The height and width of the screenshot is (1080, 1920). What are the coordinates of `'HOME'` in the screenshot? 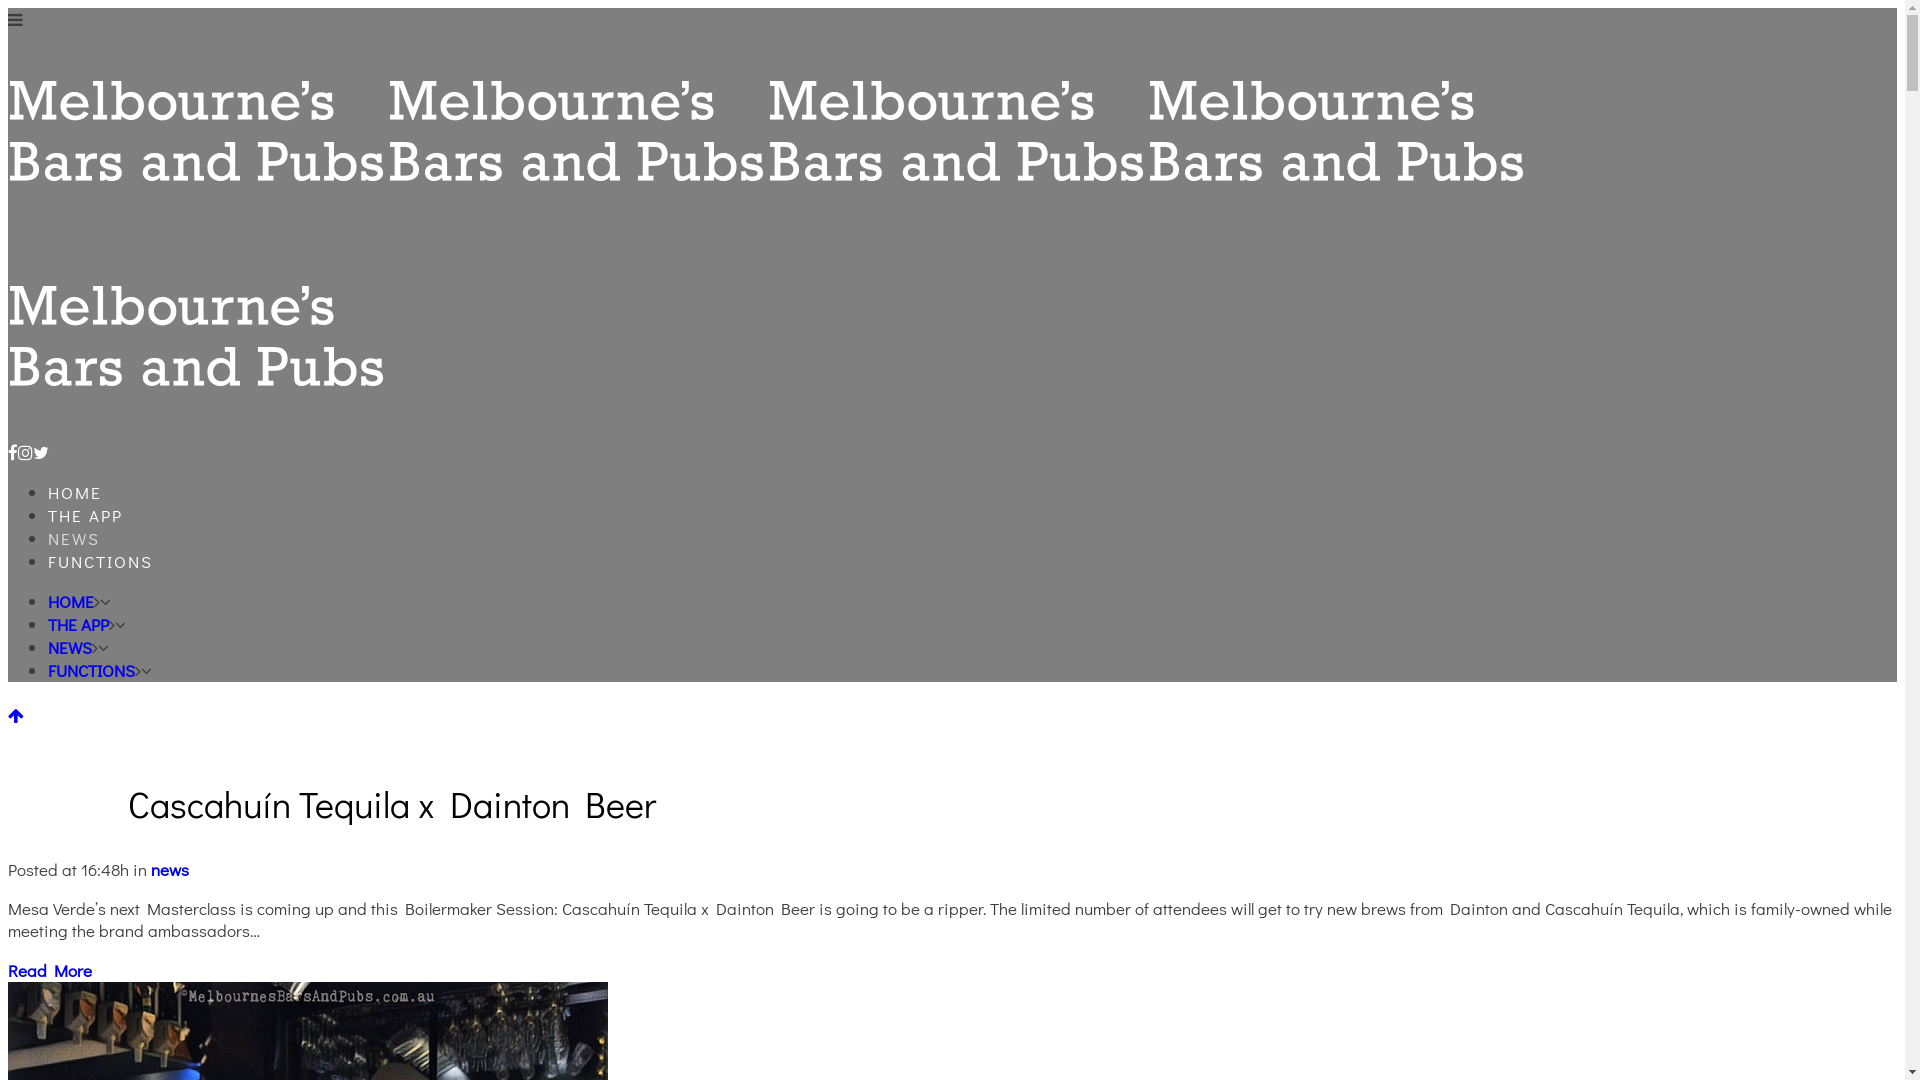 It's located at (75, 492).